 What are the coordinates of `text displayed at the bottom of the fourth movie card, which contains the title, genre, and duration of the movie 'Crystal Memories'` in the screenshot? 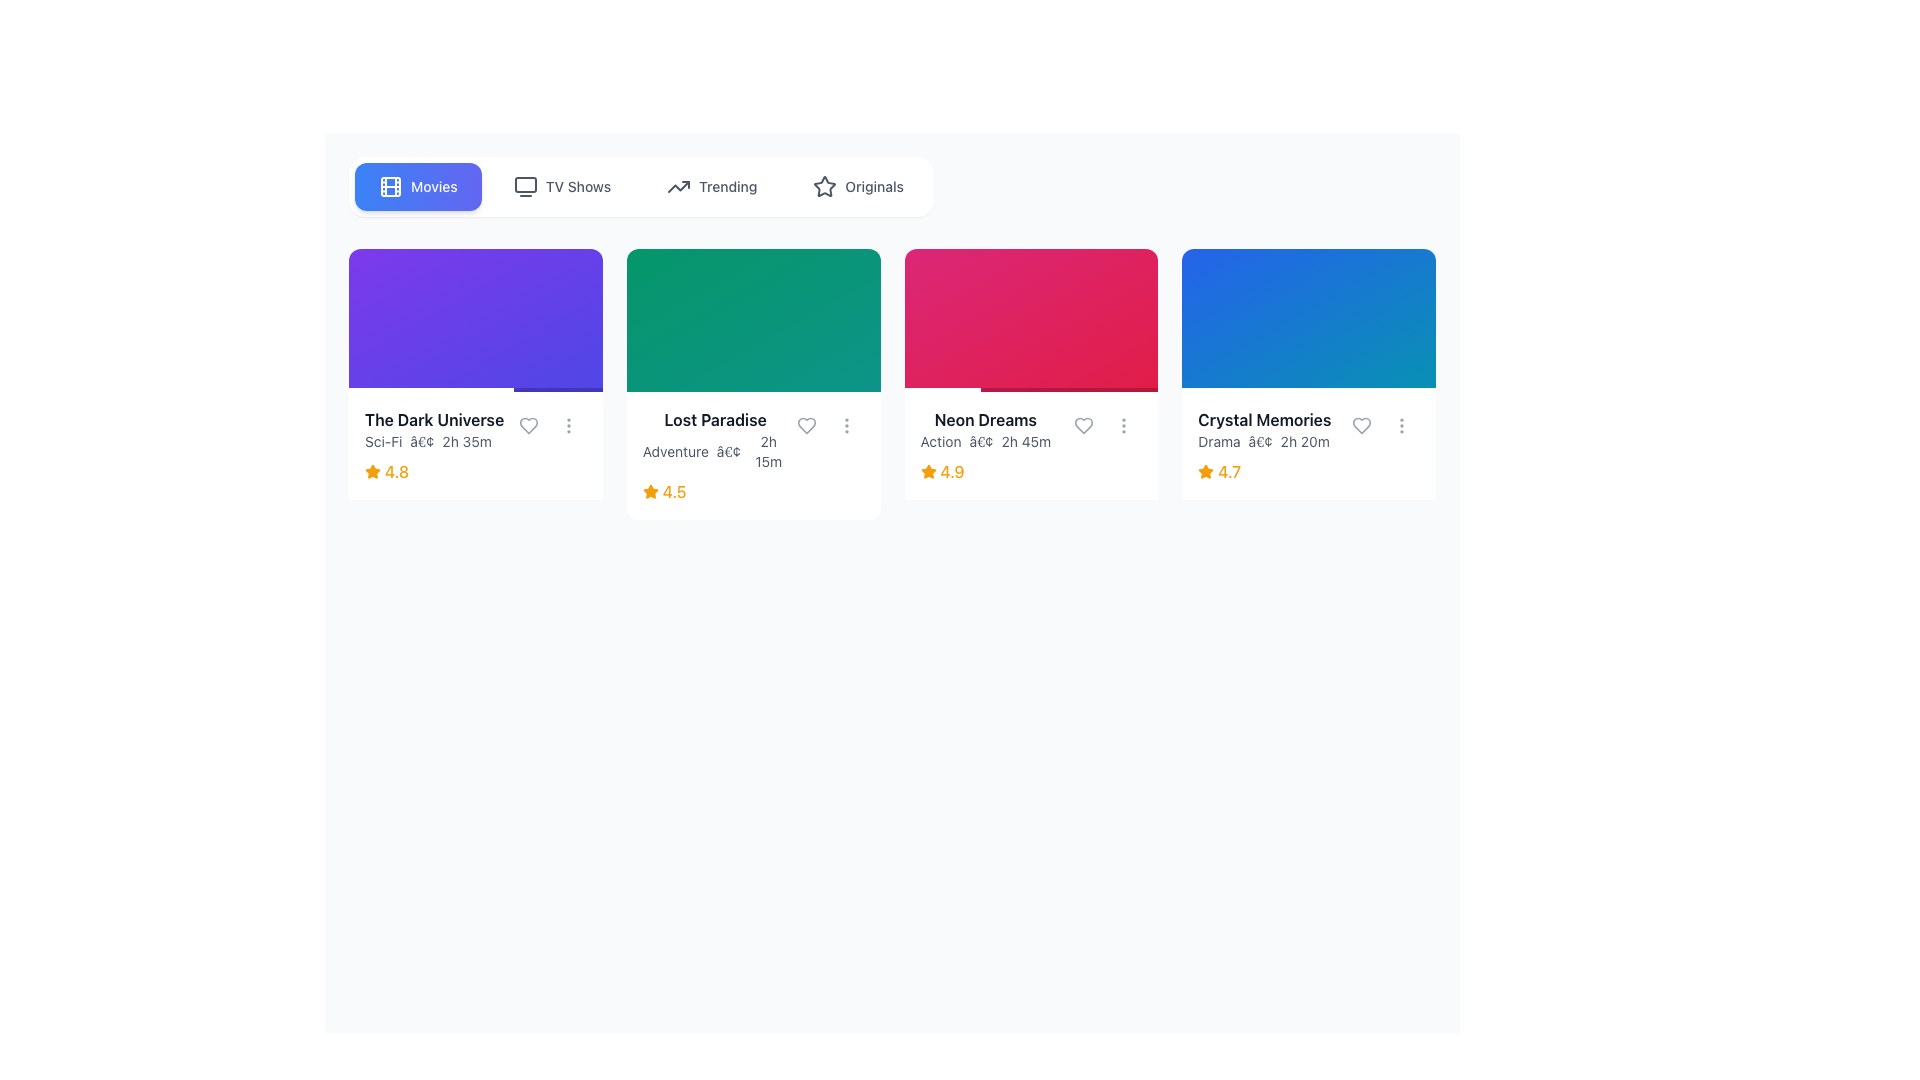 It's located at (1309, 428).